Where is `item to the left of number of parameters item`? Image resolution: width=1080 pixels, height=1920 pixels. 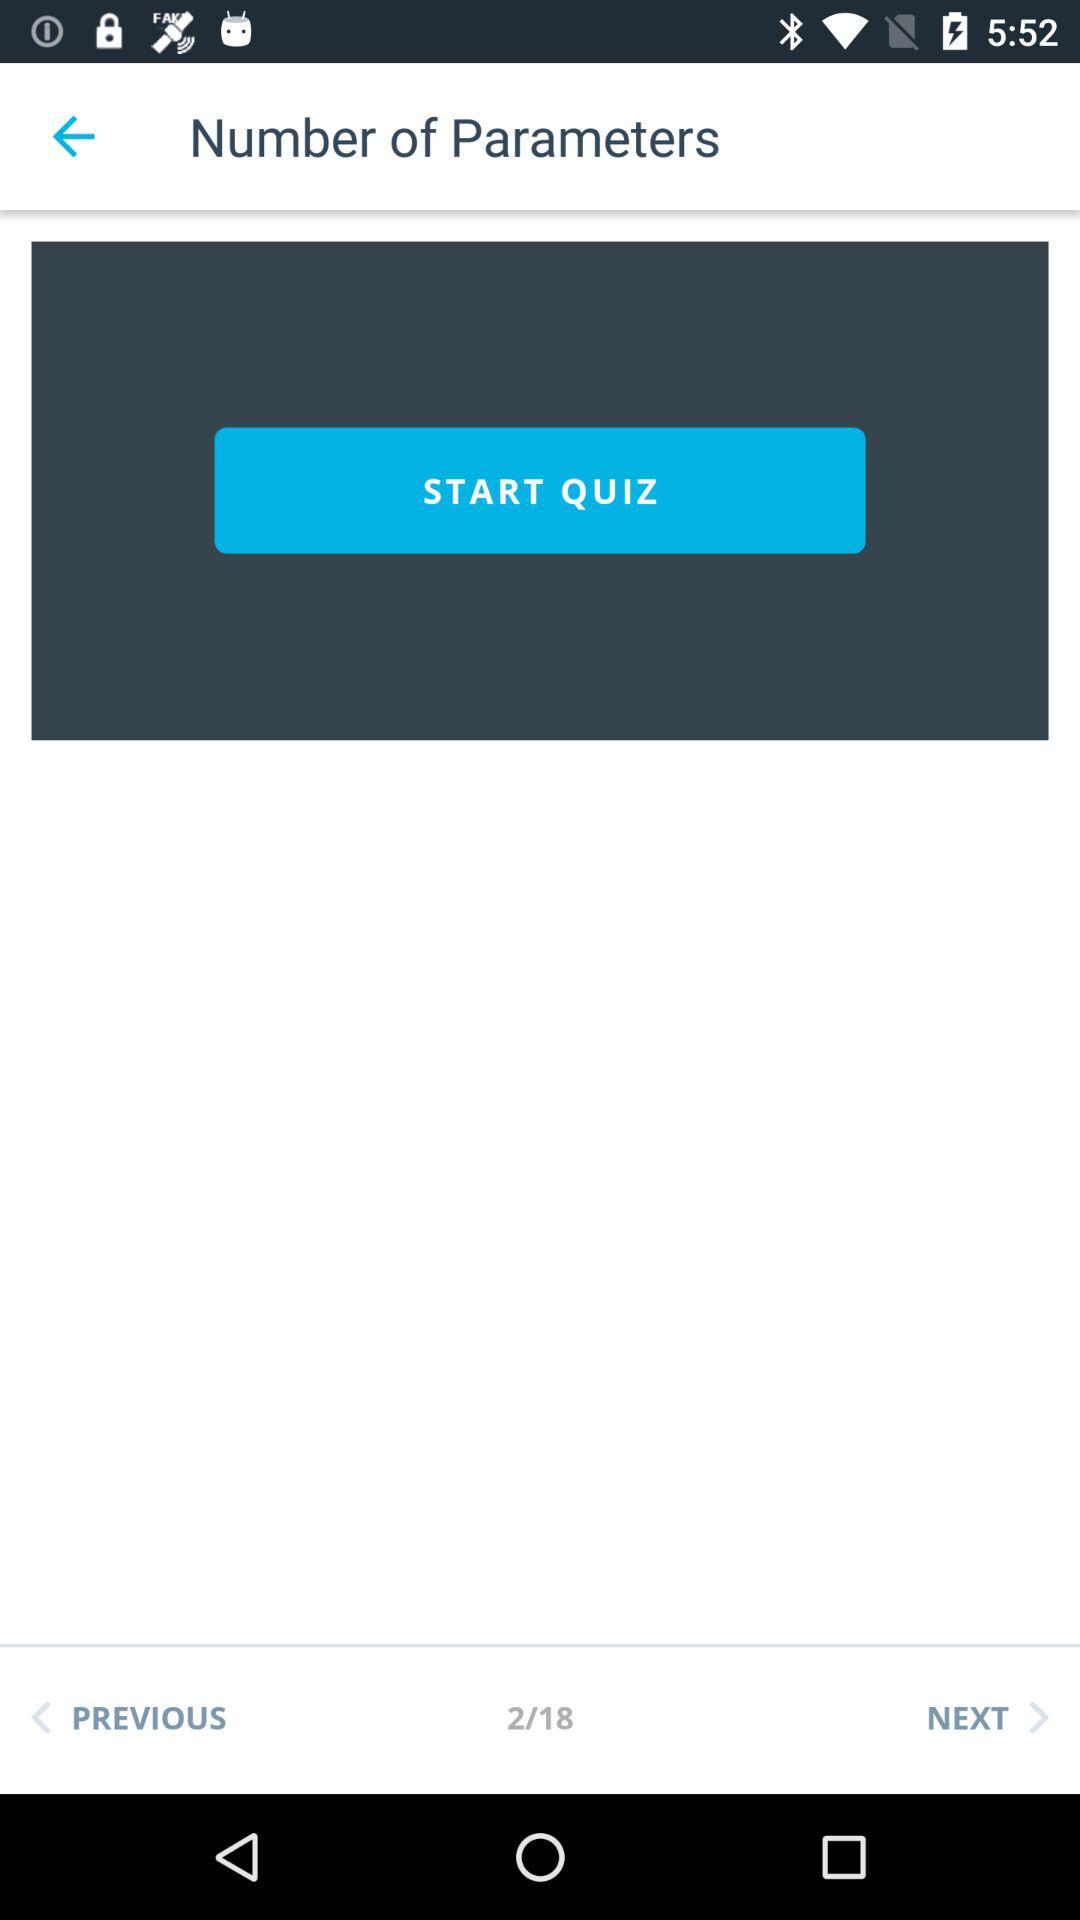 item to the left of number of parameters item is located at coordinates (72, 135).